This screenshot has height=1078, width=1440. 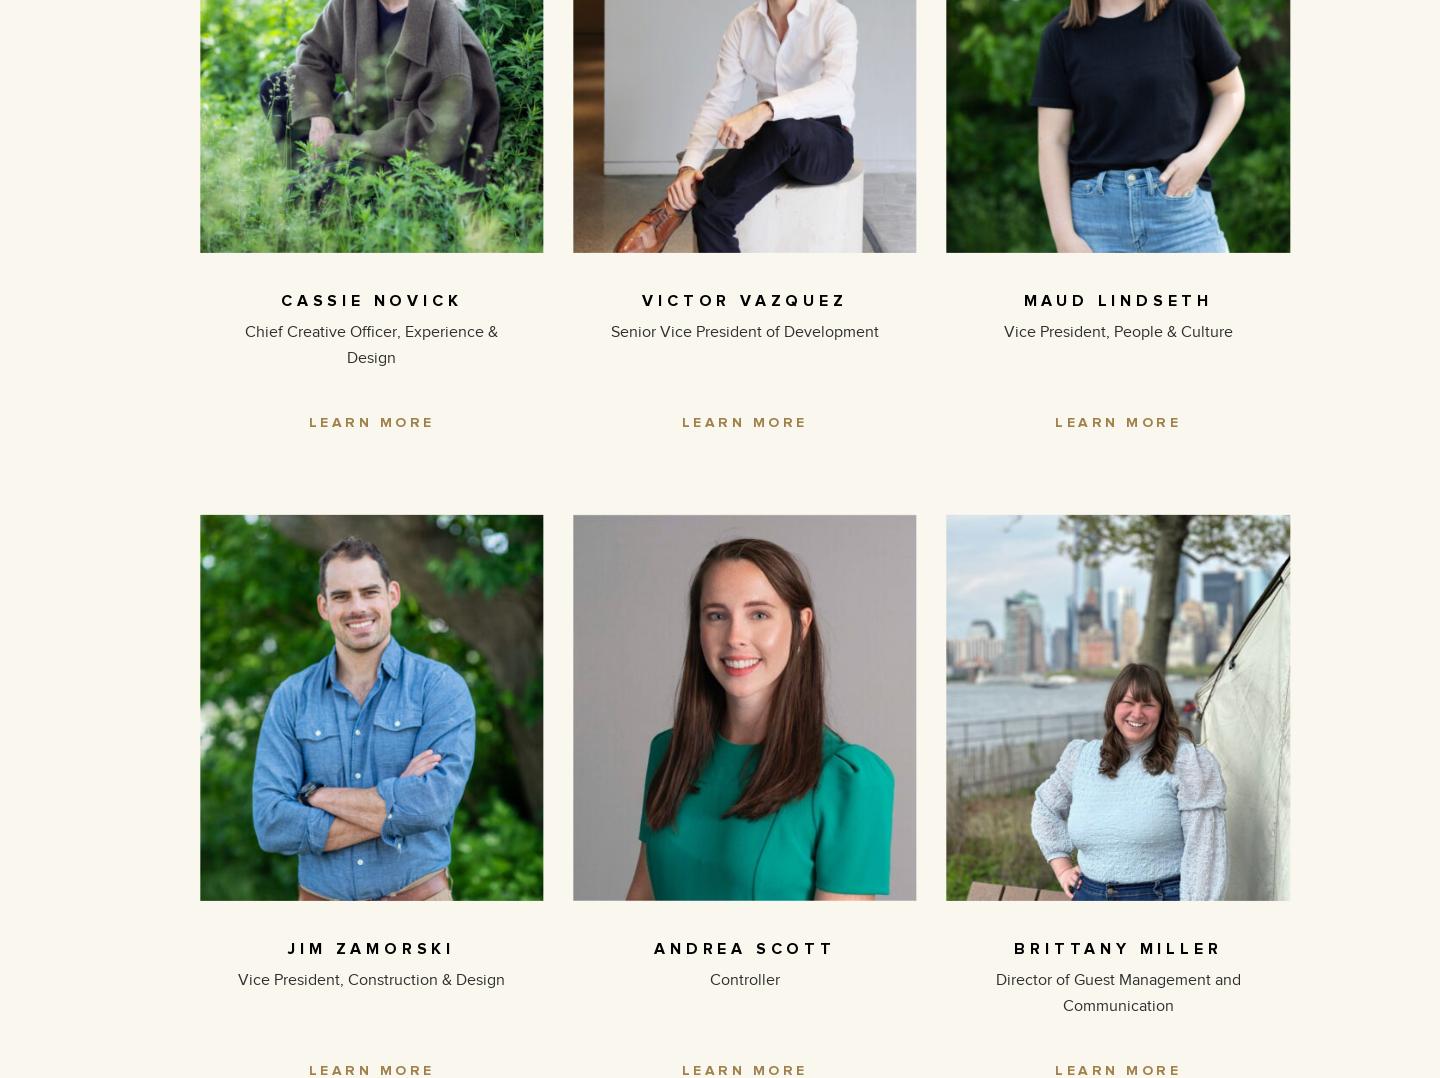 I want to click on 'MAUD LINDSETH', so click(x=1117, y=300).